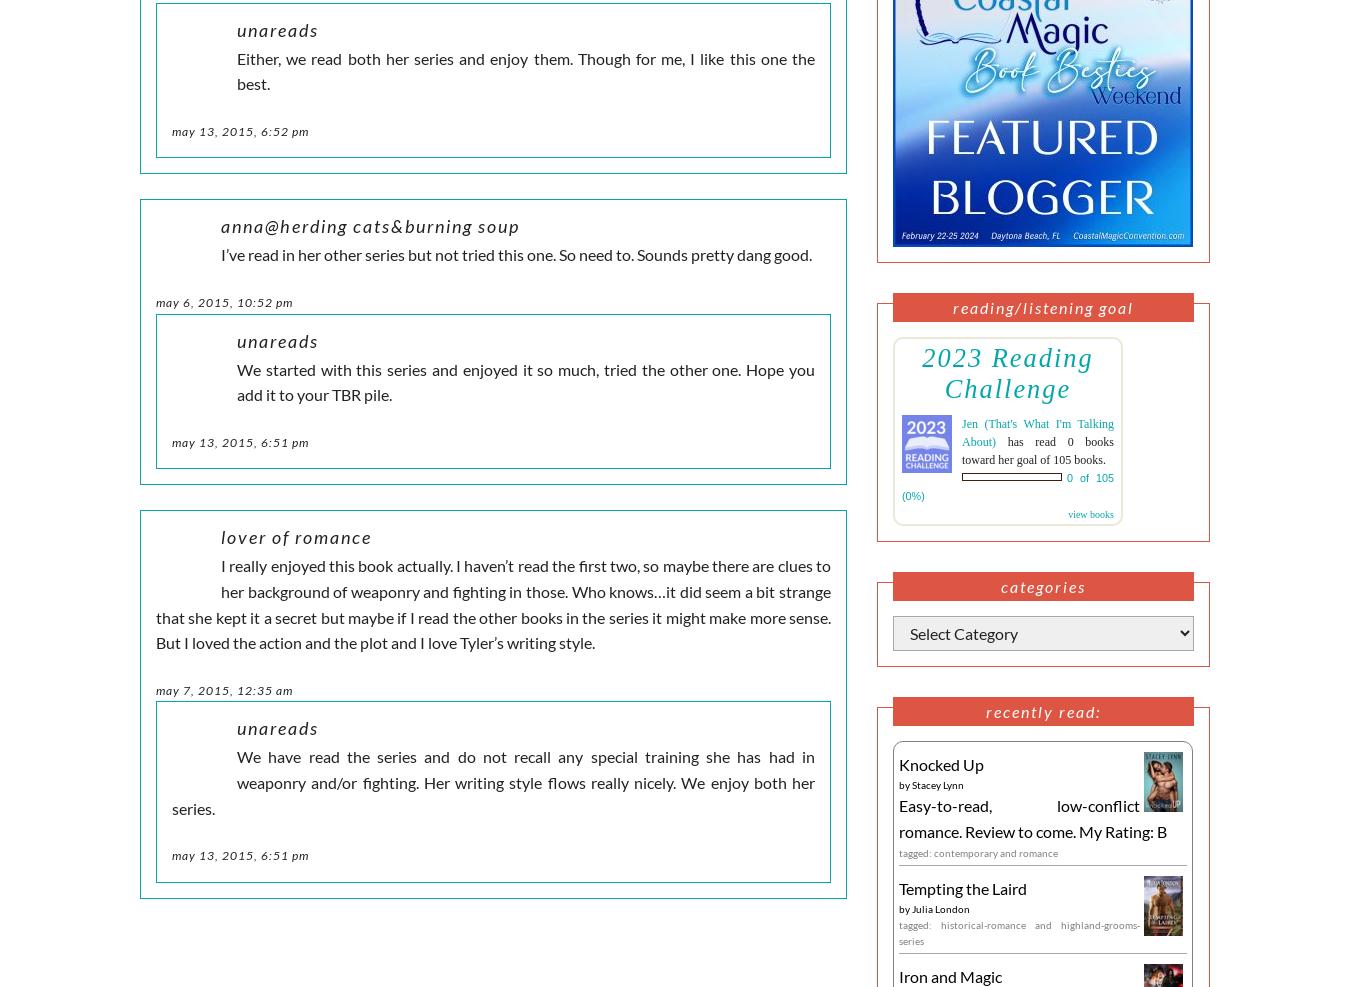 The image size is (1350, 987). What do you see at coordinates (961, 431) in the screenshot?
I see `'Jen (That's What I'm Talking About)'` at bounding box center [961, 431].